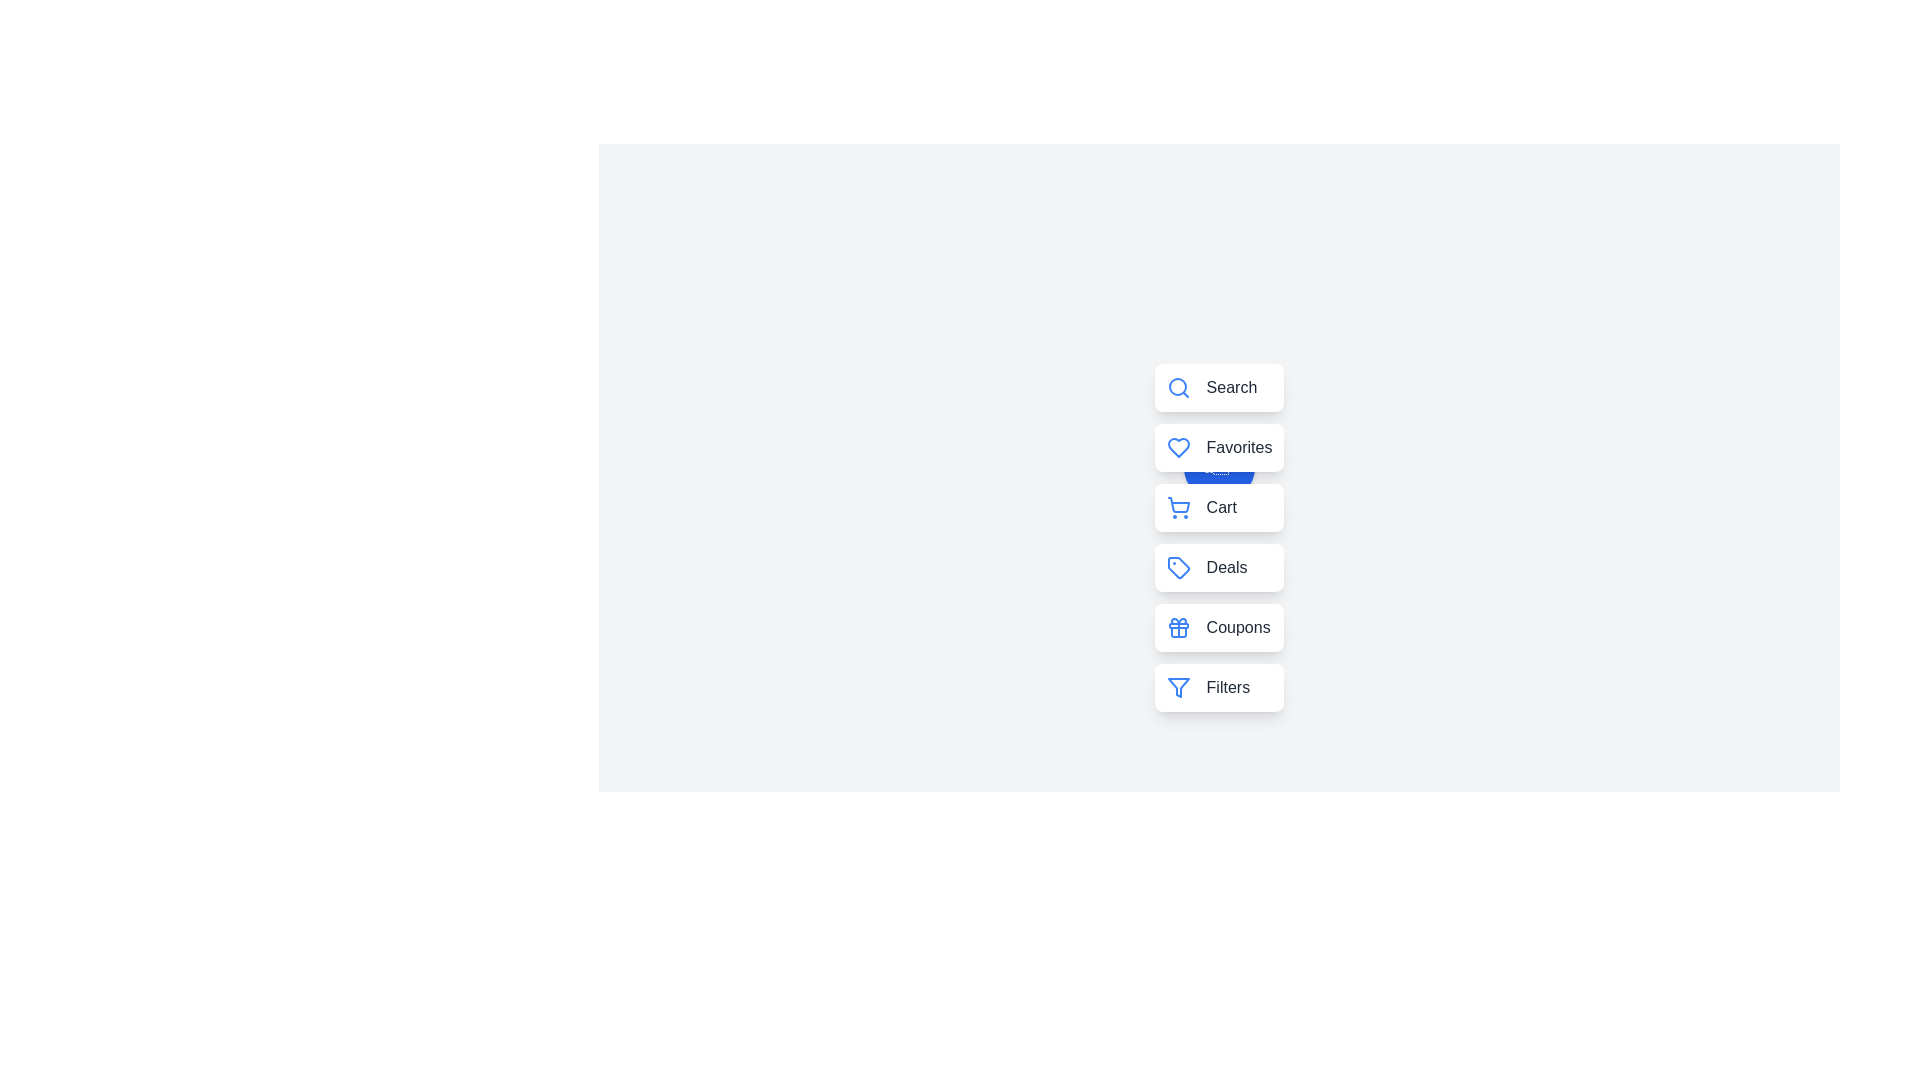 The image size is (1920, 1080). Describe the element at coordinates (1178, 388) in the screenshot. I see `the leftmost icon of the 'Search' button to initiate the search functionality` at that location.